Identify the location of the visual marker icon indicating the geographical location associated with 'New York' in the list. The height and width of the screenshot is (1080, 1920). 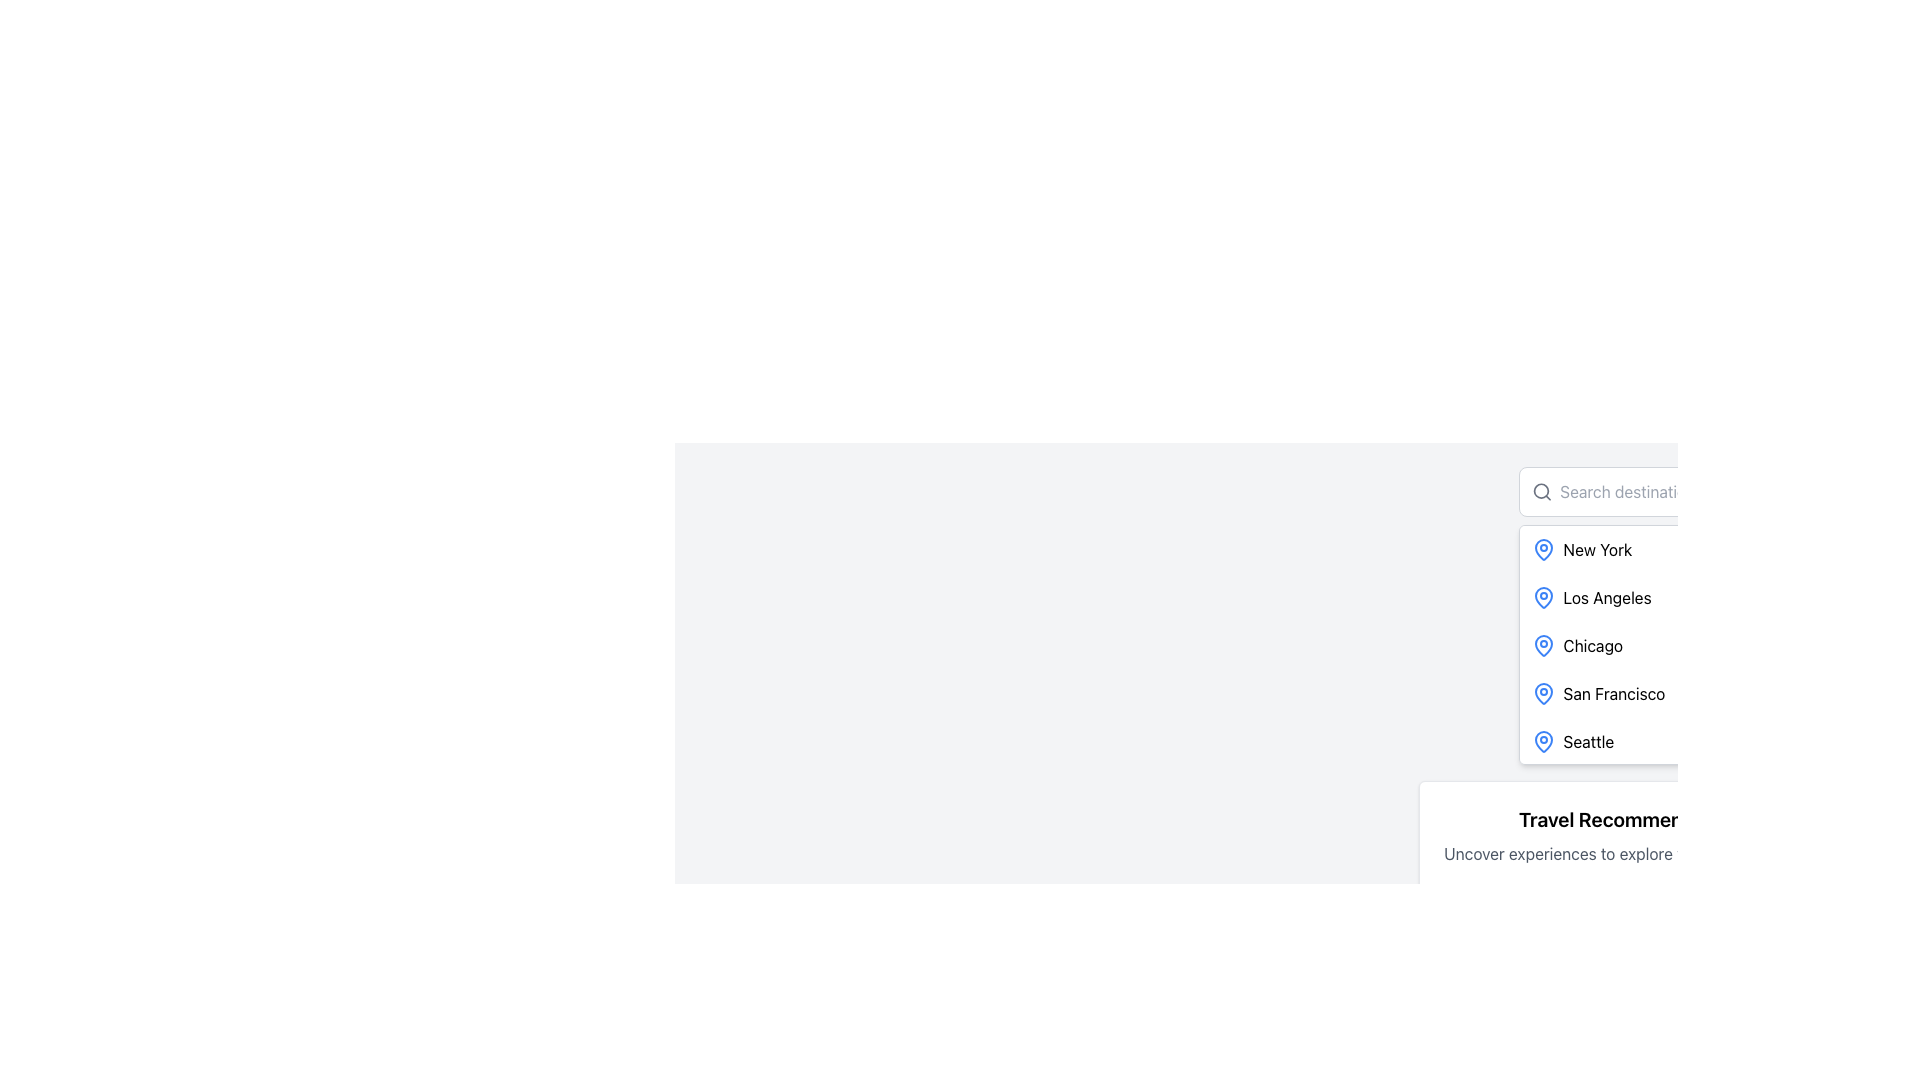
(1542, 550).